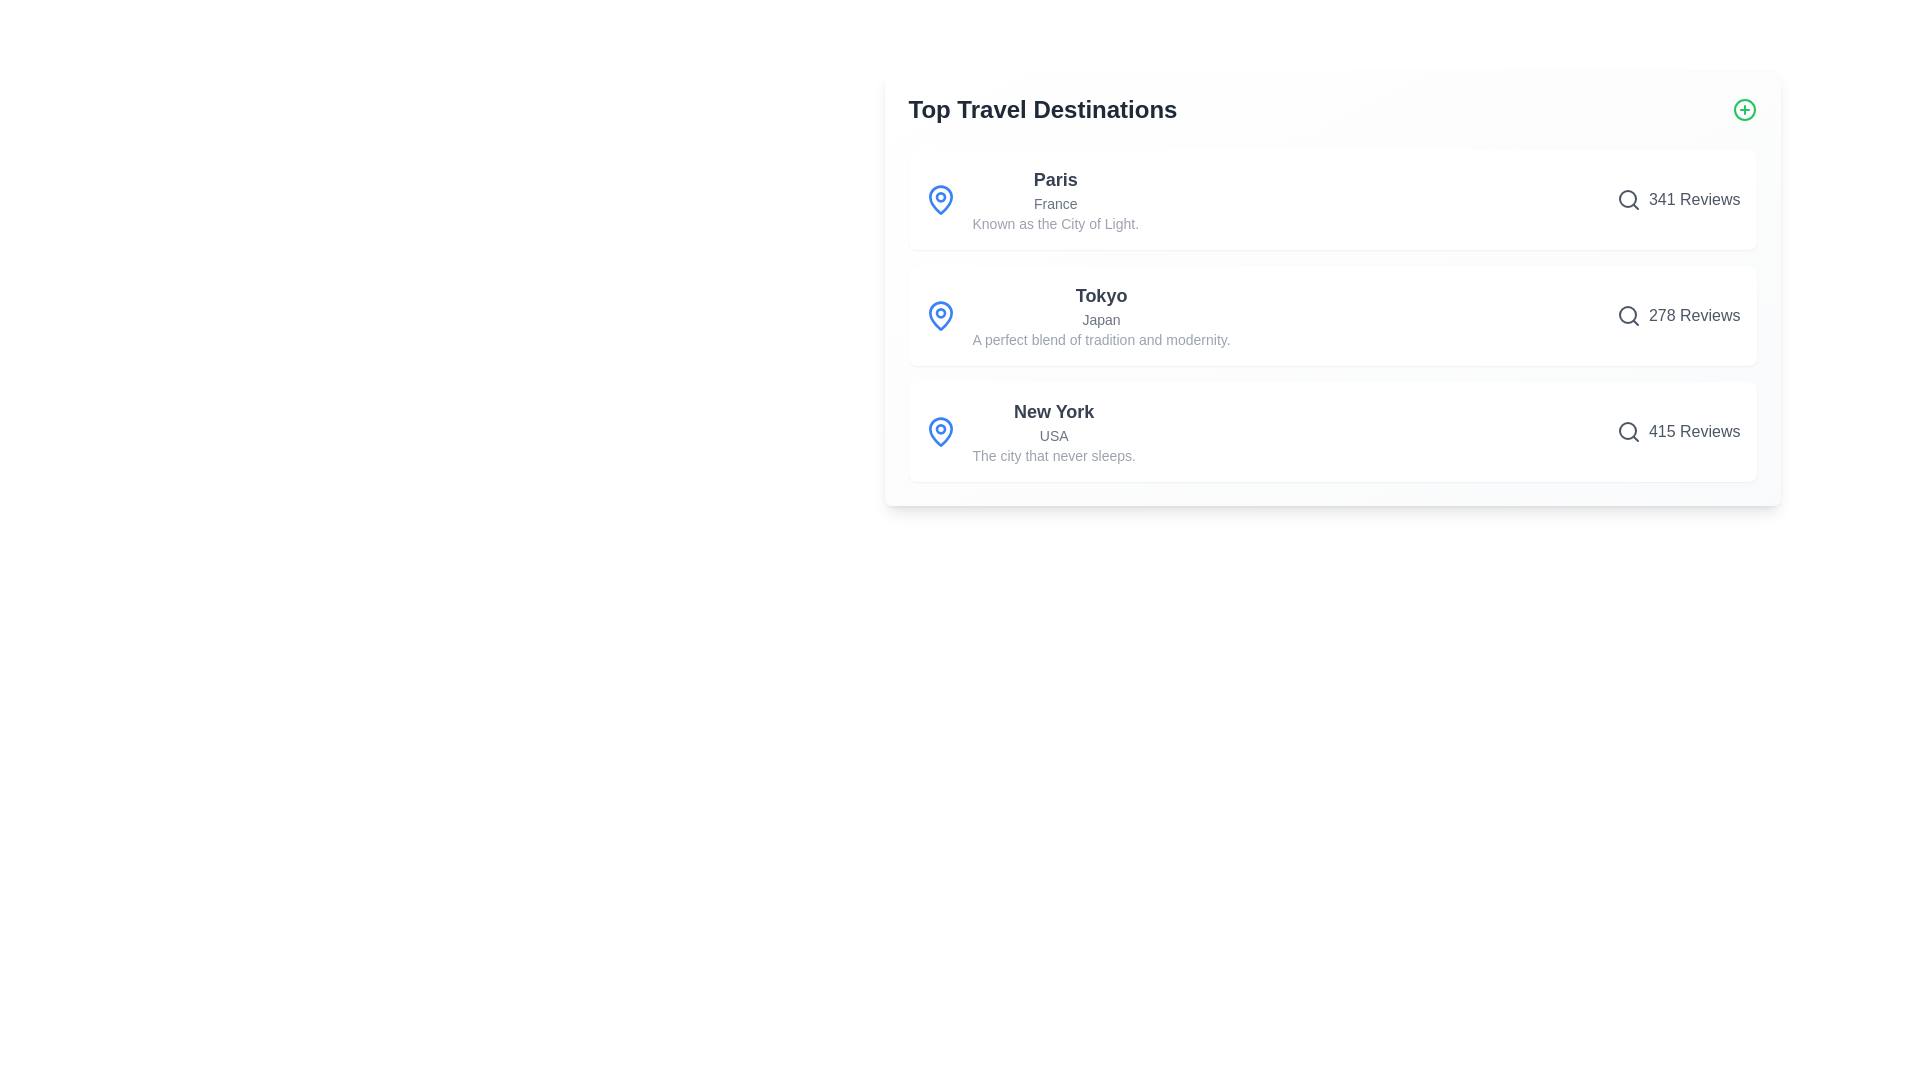 The width and height of the screenshot is (1920, 1080). I want to click on the destination item for New York, so click(1332, 431).